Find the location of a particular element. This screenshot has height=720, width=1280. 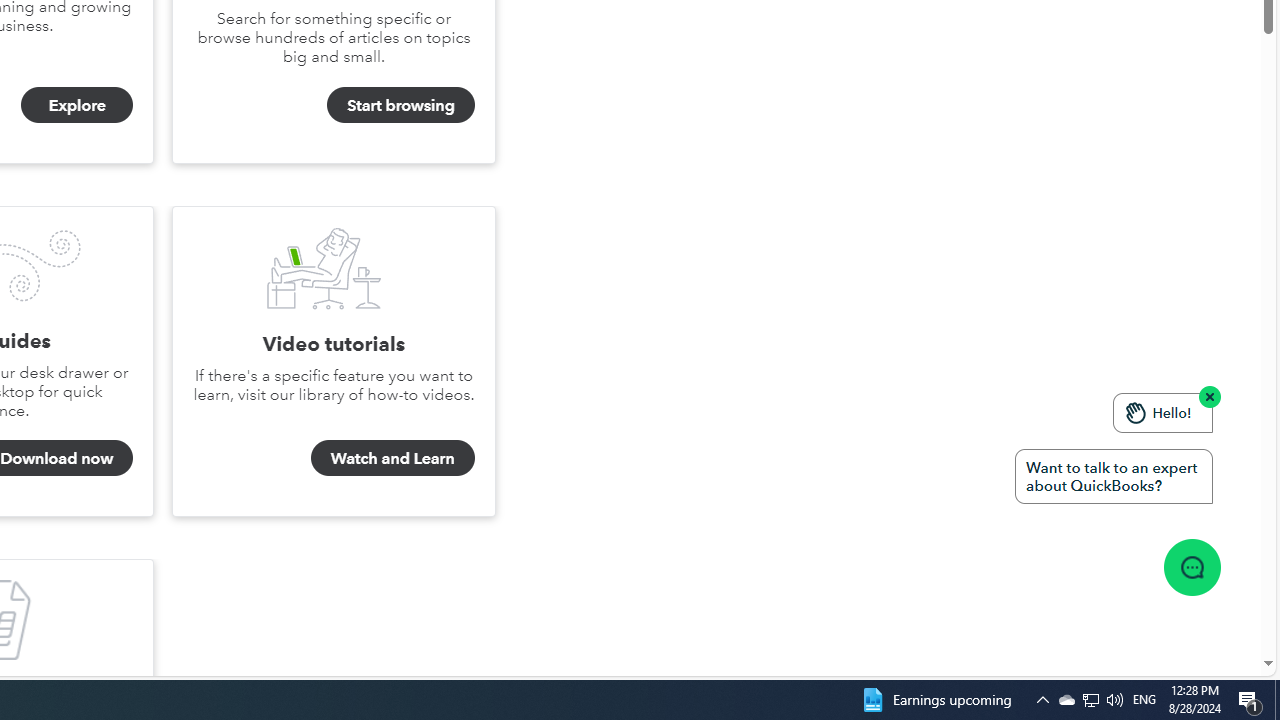

'Class: message-icon_img-desktop' is located at coordinates (1191, 567).